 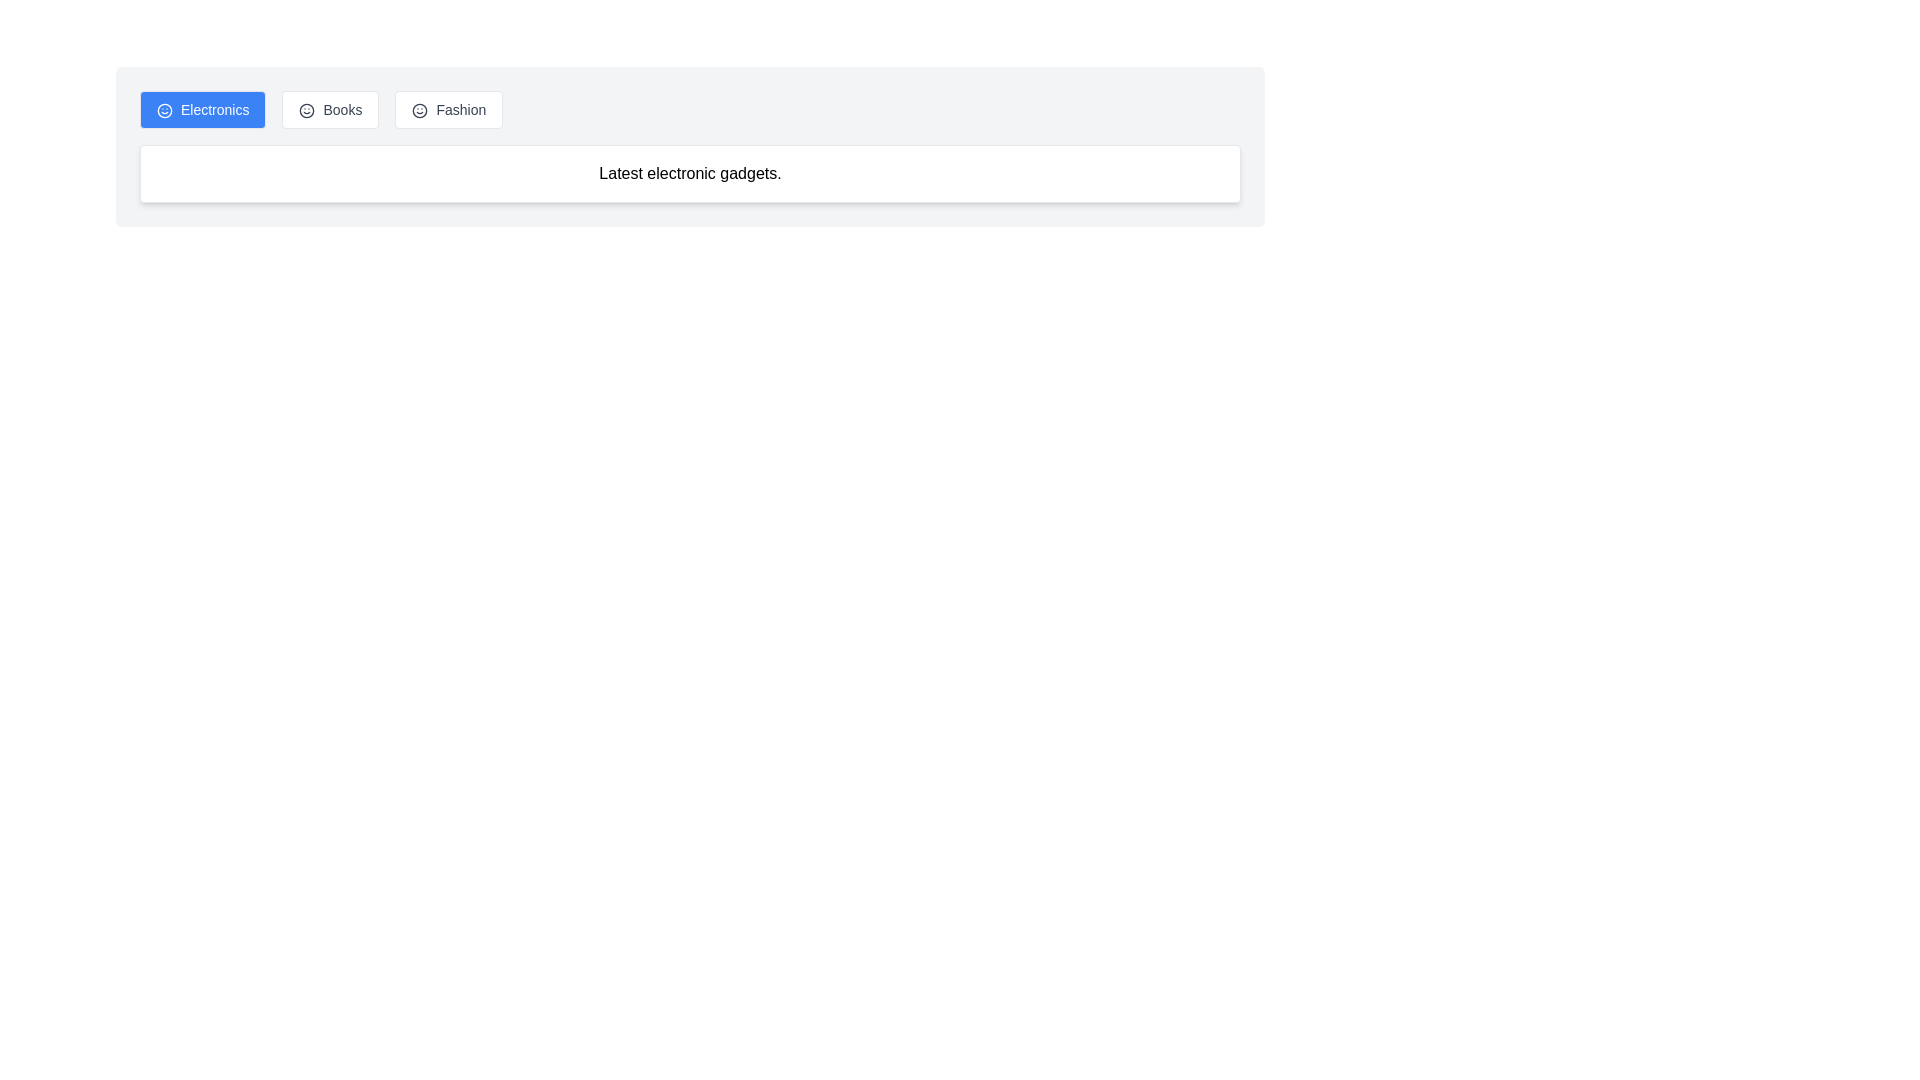 I want to click on the grayscale smiley face icon located to the left of the text 'Books' within the white button, so click(x=306, y=111).